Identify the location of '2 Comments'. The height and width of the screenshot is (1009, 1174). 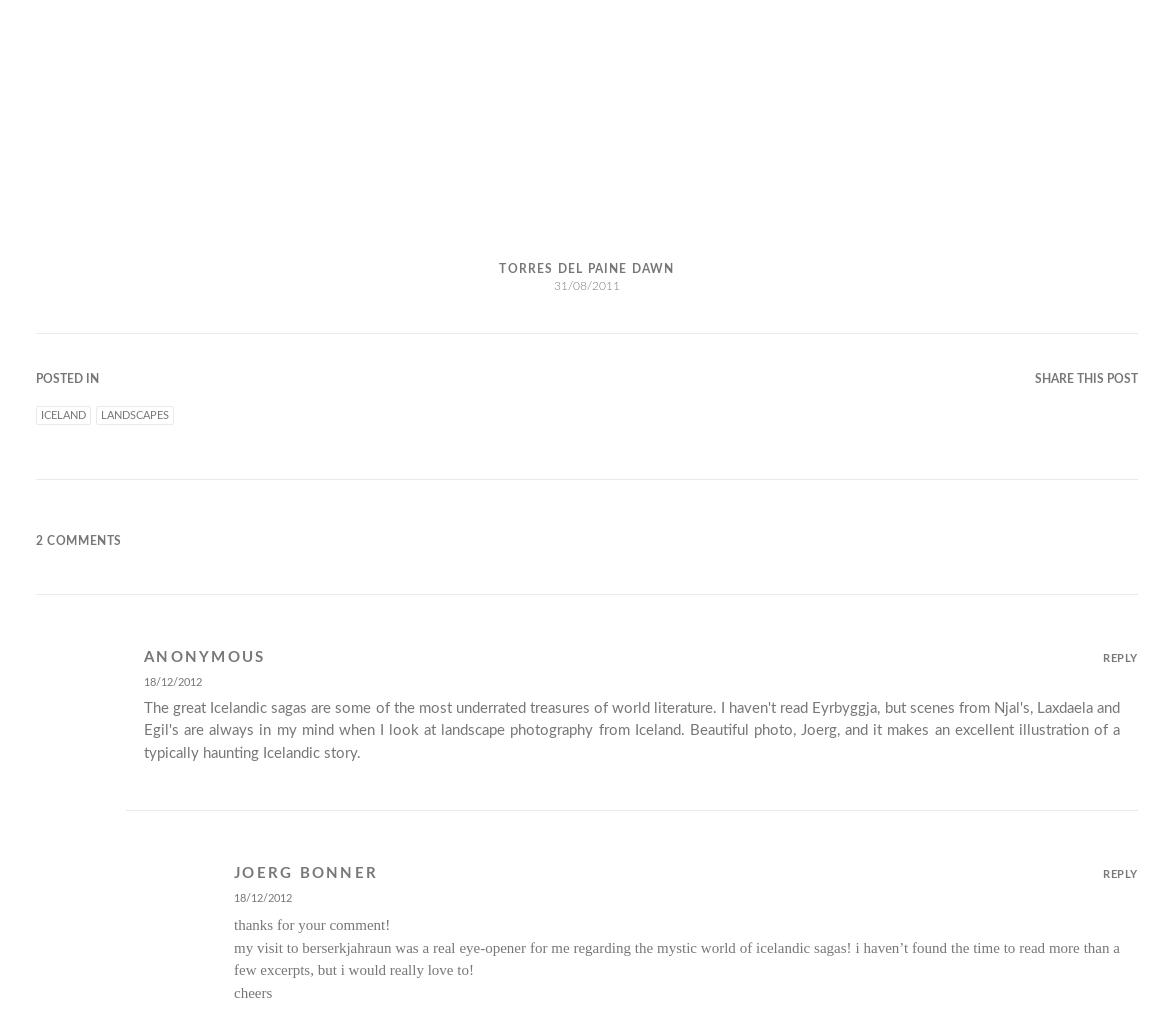
(79, 541).